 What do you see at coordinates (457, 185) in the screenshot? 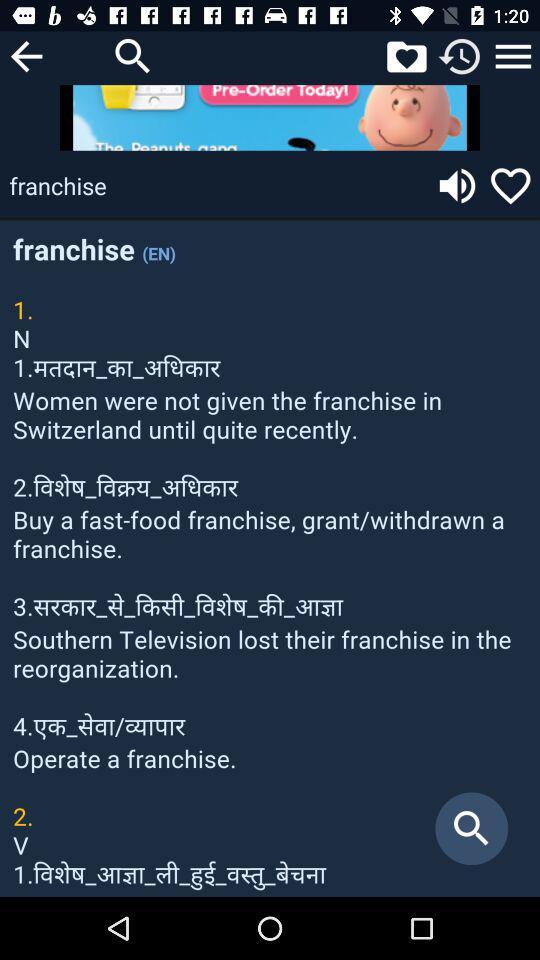
I see `the volume icon` at bounding box center [457, 185].